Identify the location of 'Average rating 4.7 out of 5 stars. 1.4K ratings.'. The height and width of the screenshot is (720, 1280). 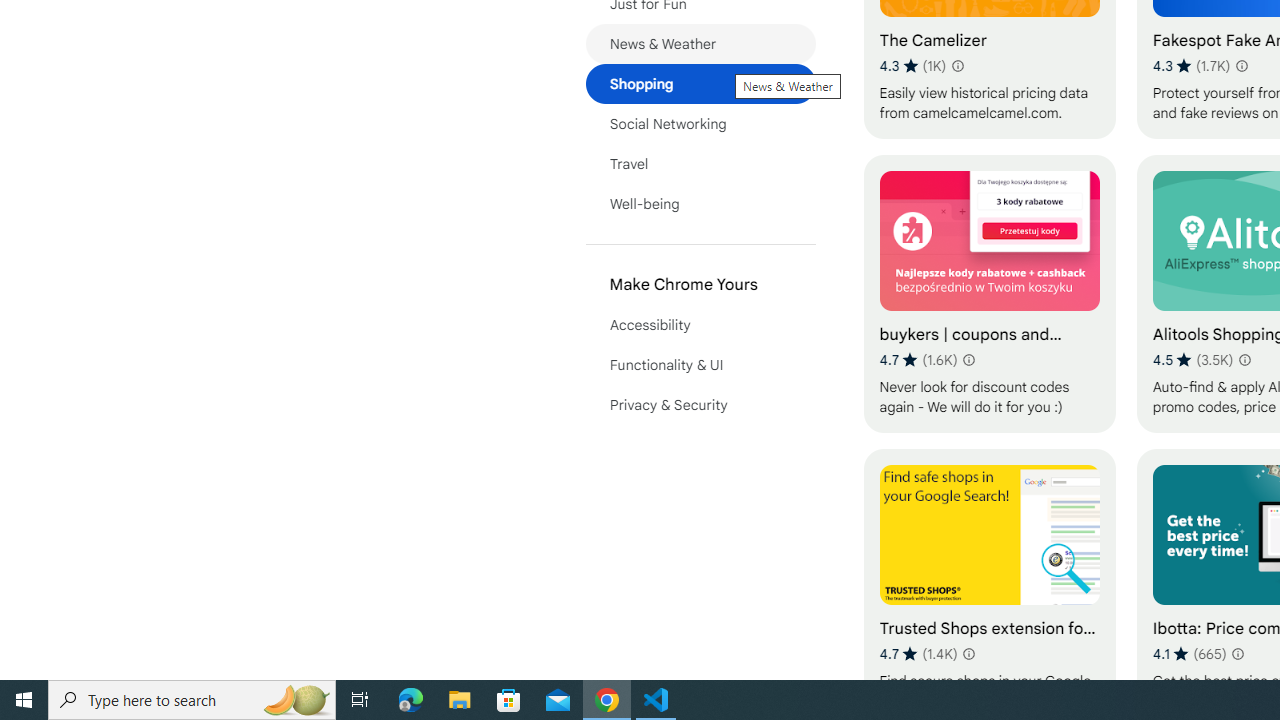
(917, 653).